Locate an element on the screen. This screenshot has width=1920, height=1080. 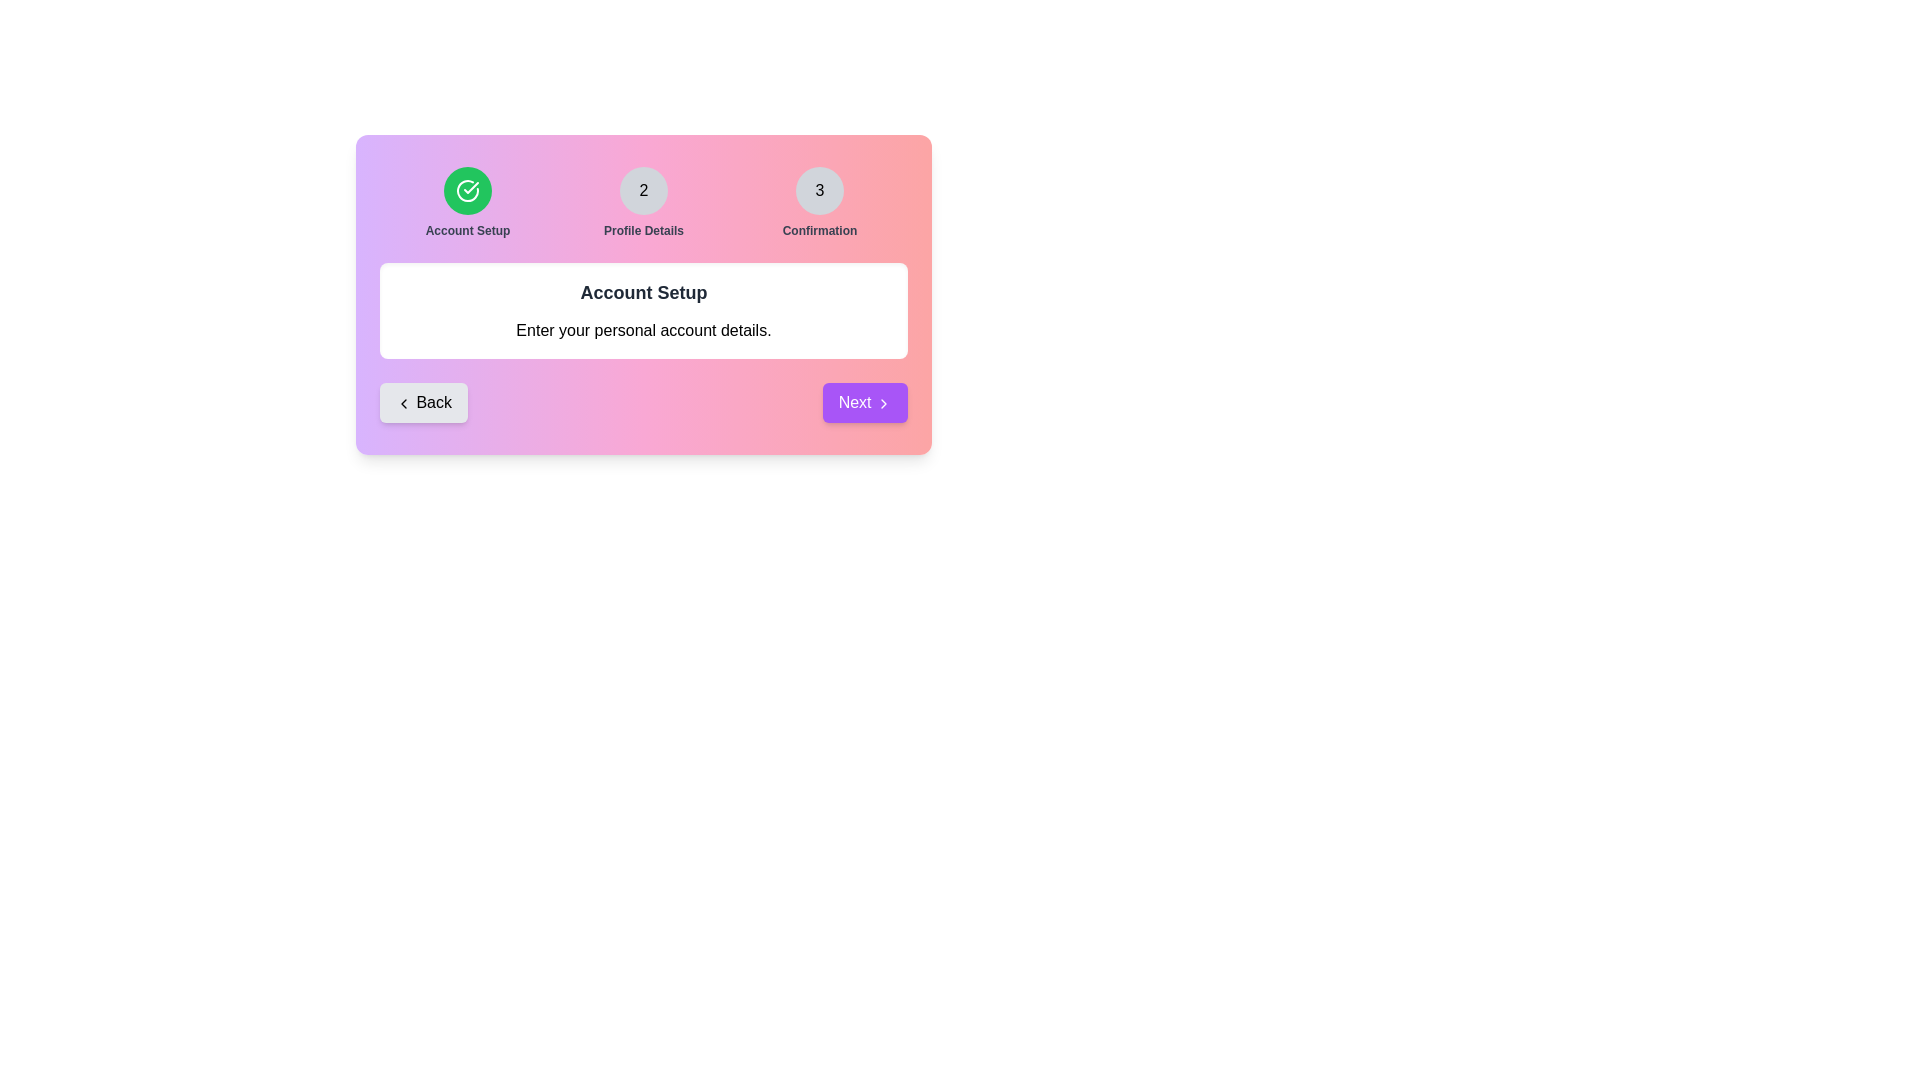
the navigation button Back is located at coordinates (422, 402).